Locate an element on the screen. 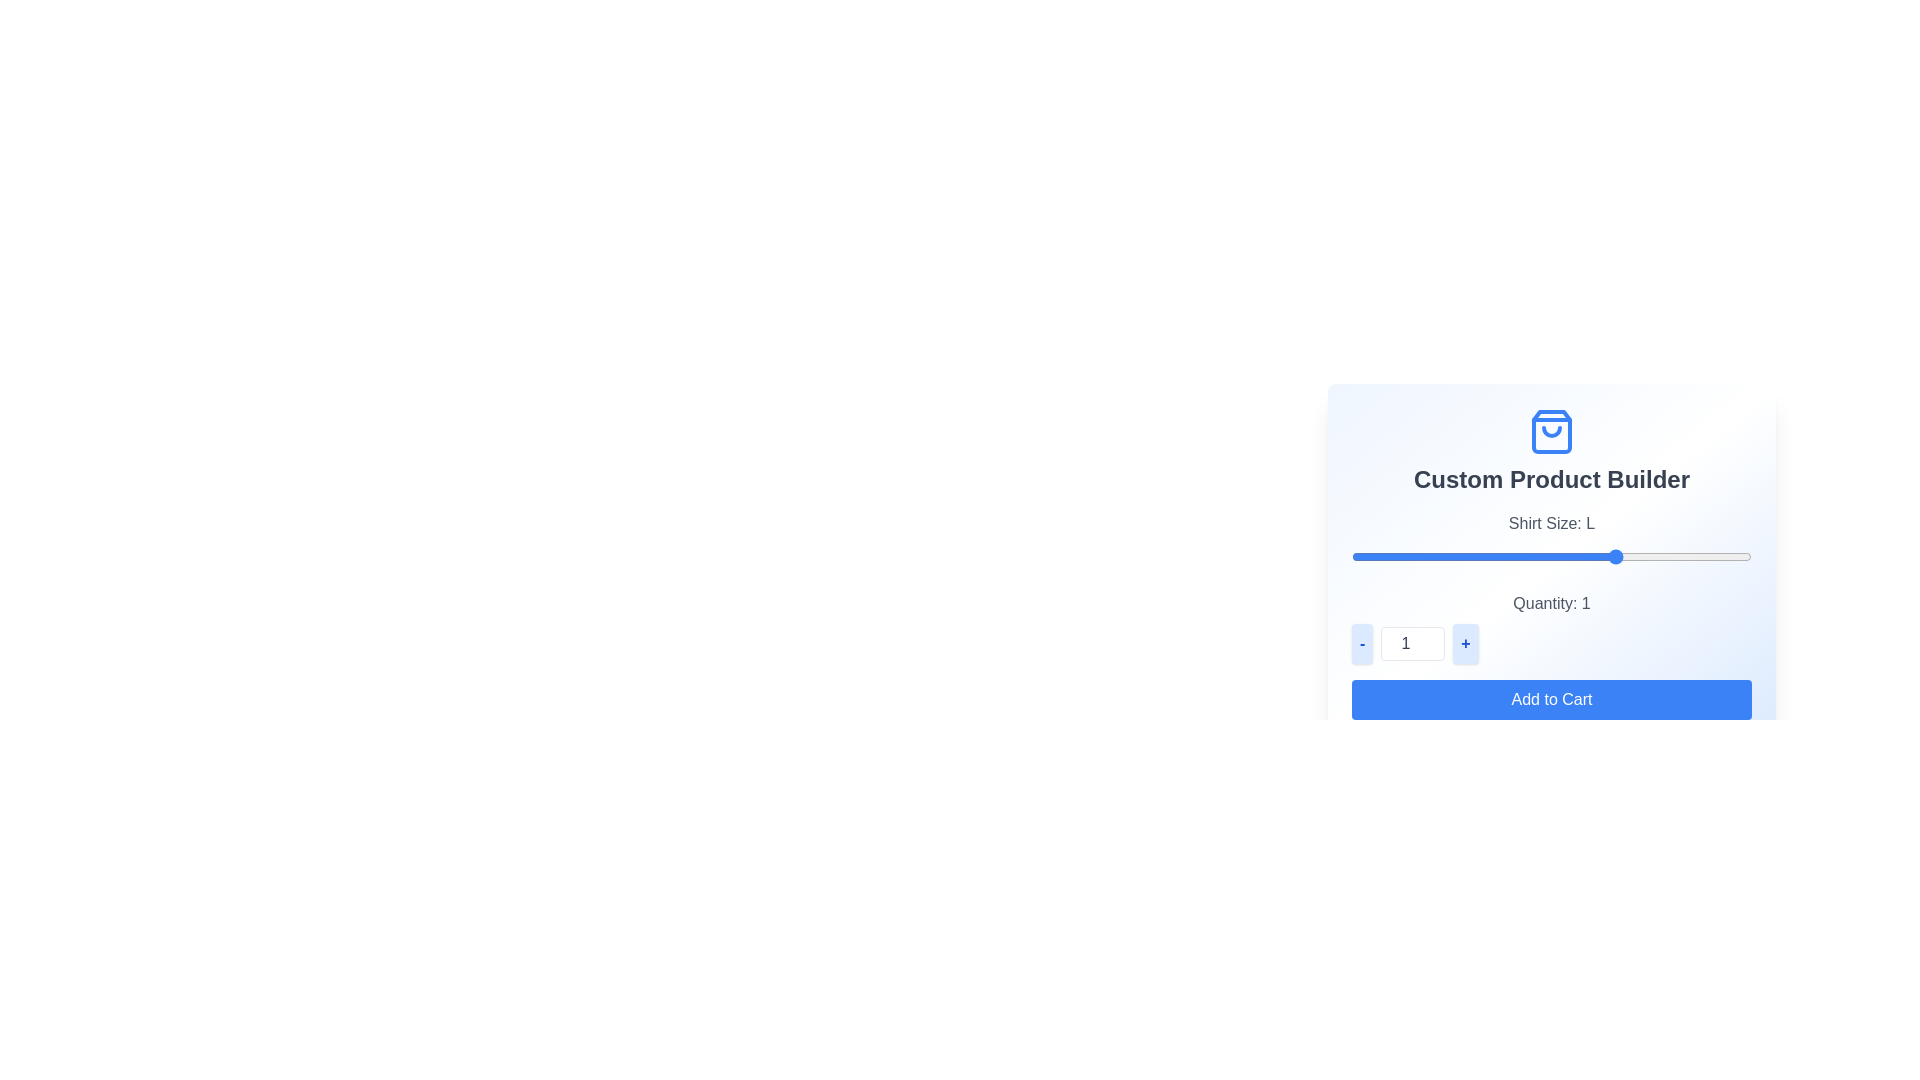 The image size is (1920, 1080). the slider is located at coordinates (1485, 556).